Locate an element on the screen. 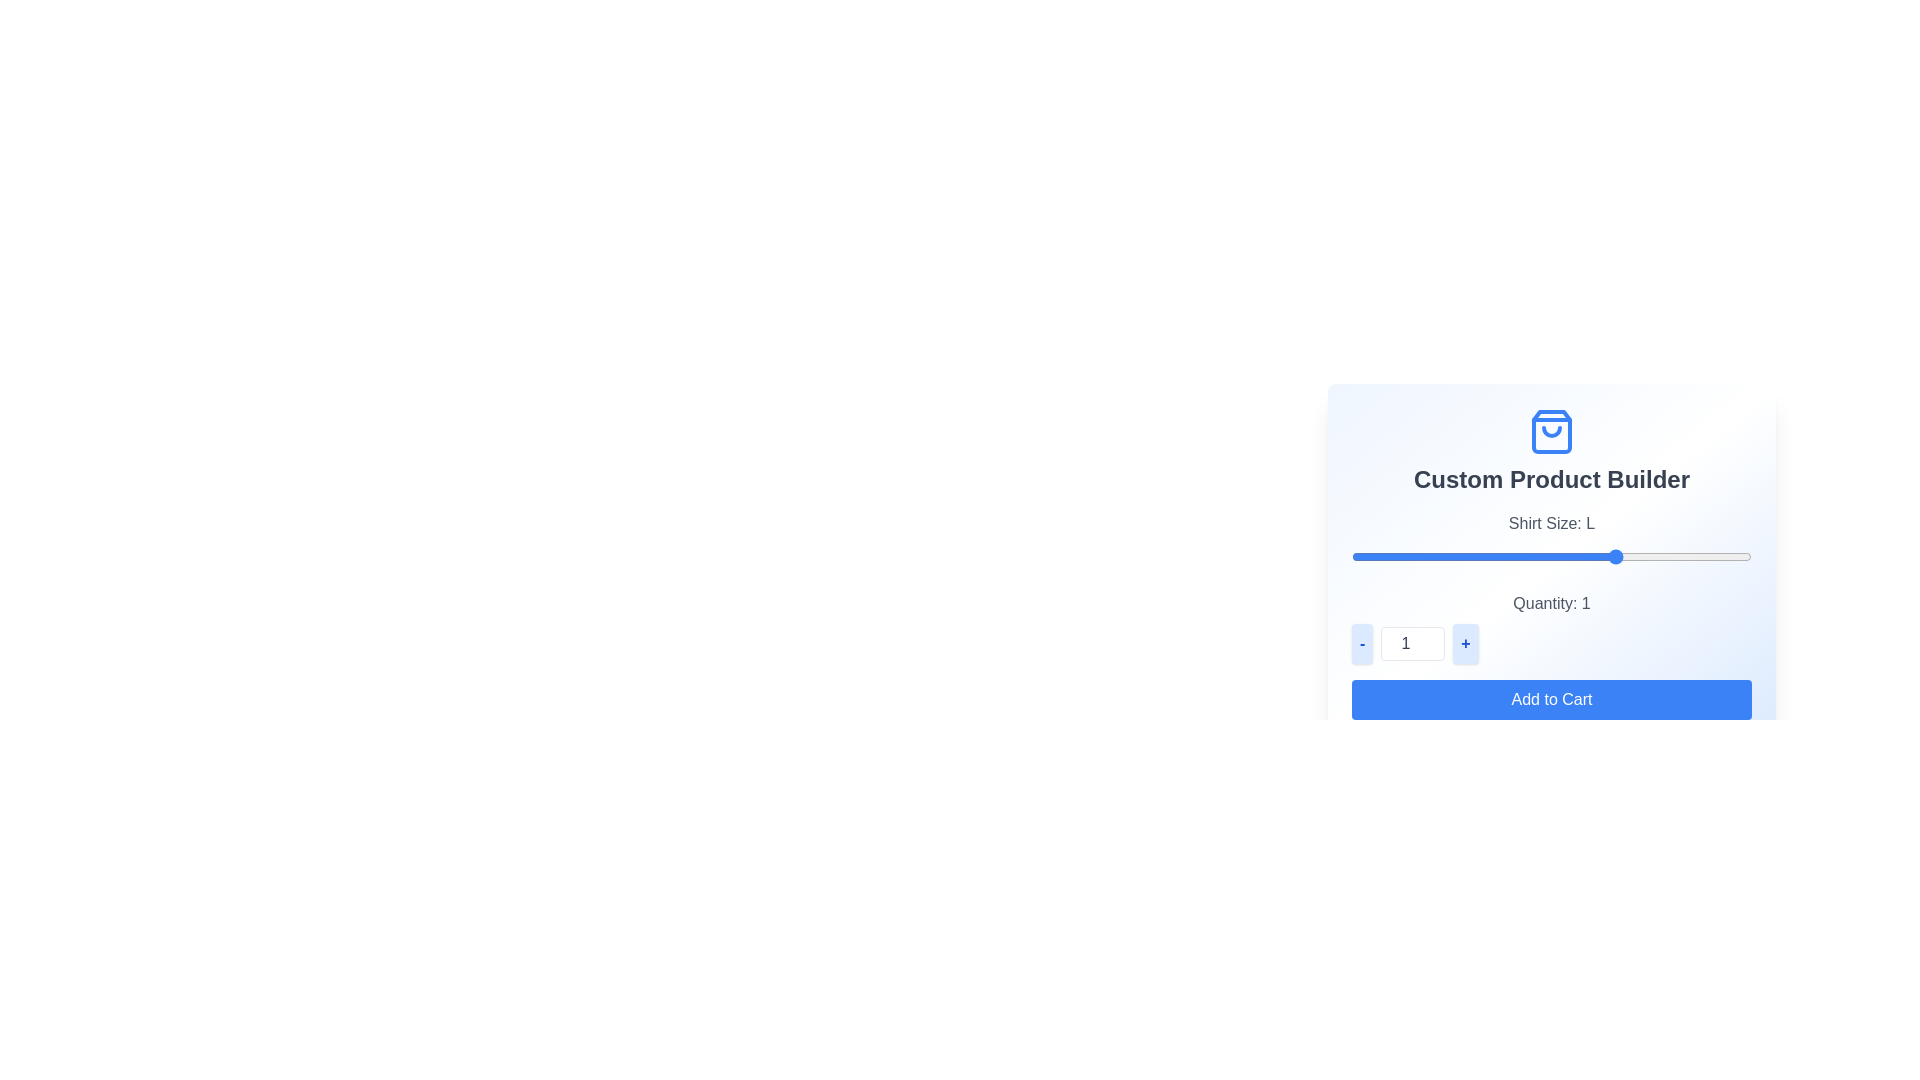 The image size is (1920, 1080). the slider is located at coordinates (1485, 556).